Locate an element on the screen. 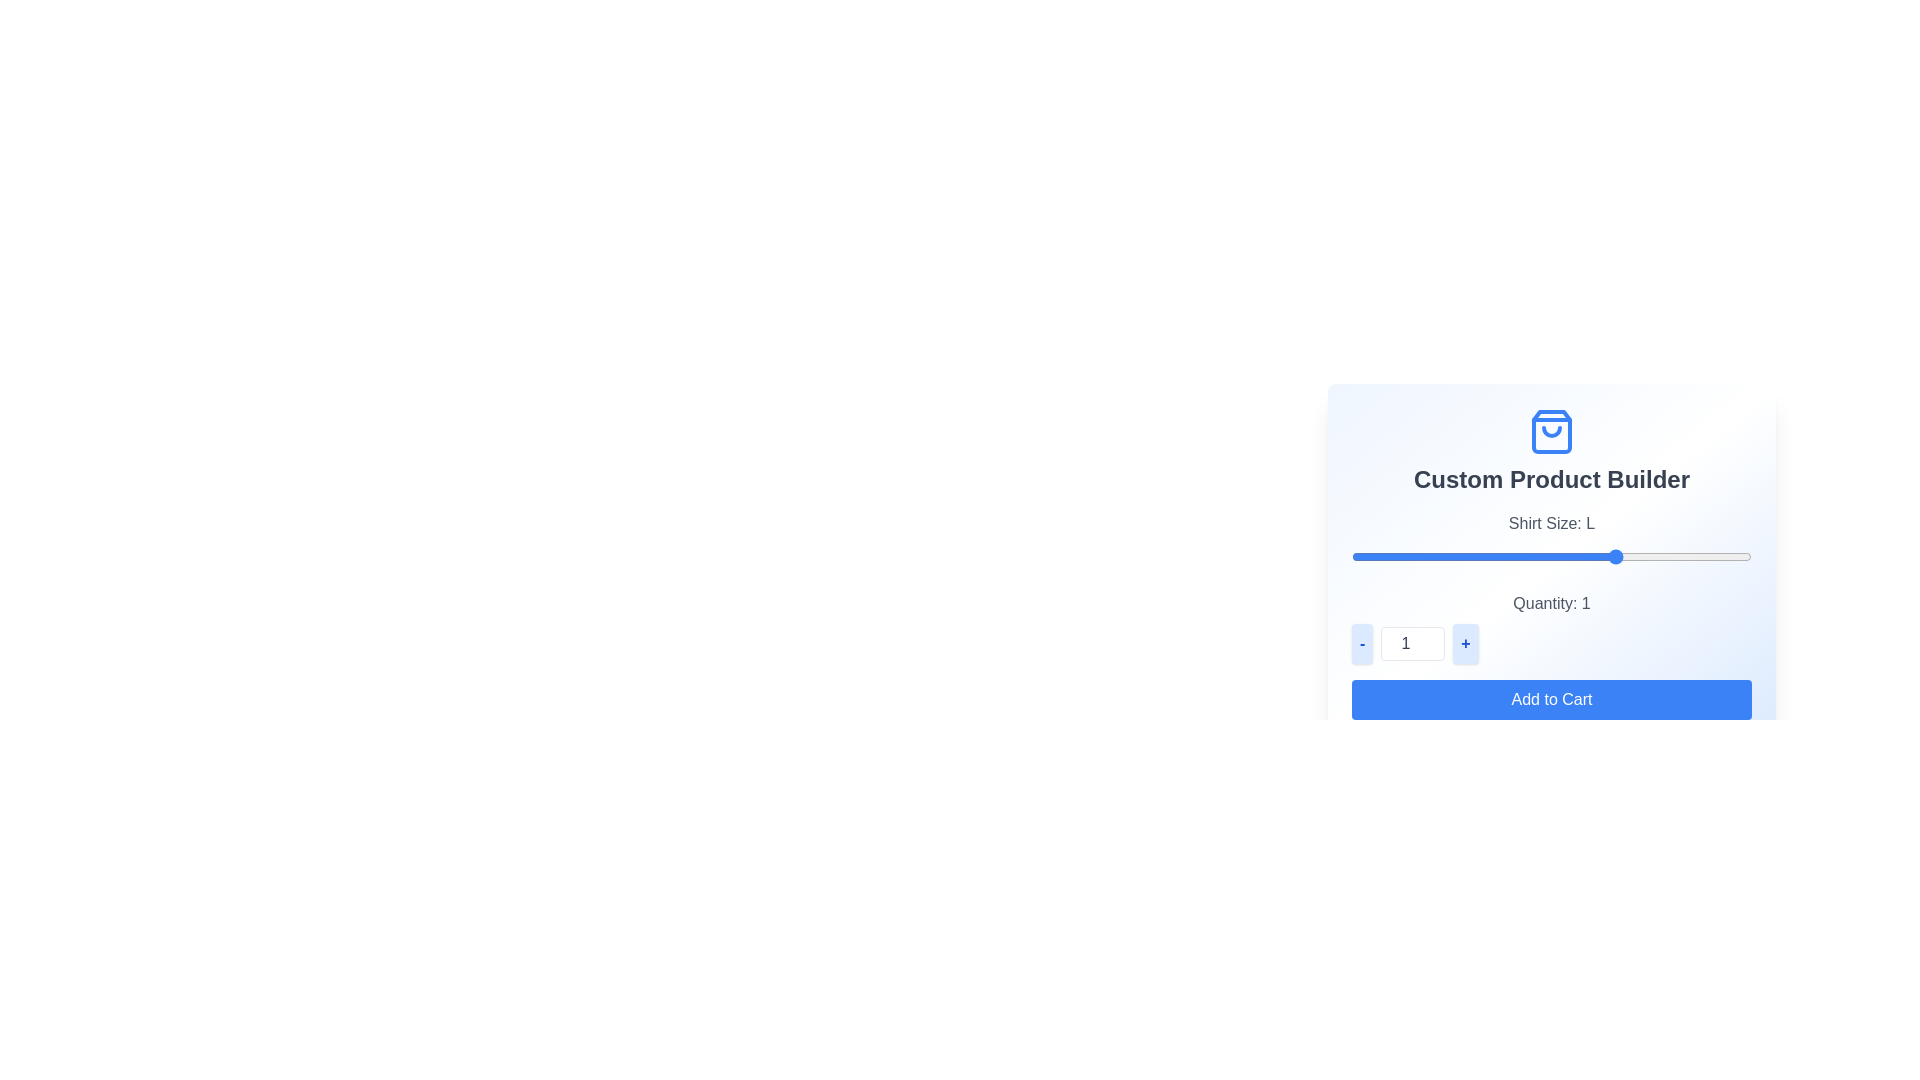 The image size is (1920, 1080). the slider is located at coordinates (1485, 556).